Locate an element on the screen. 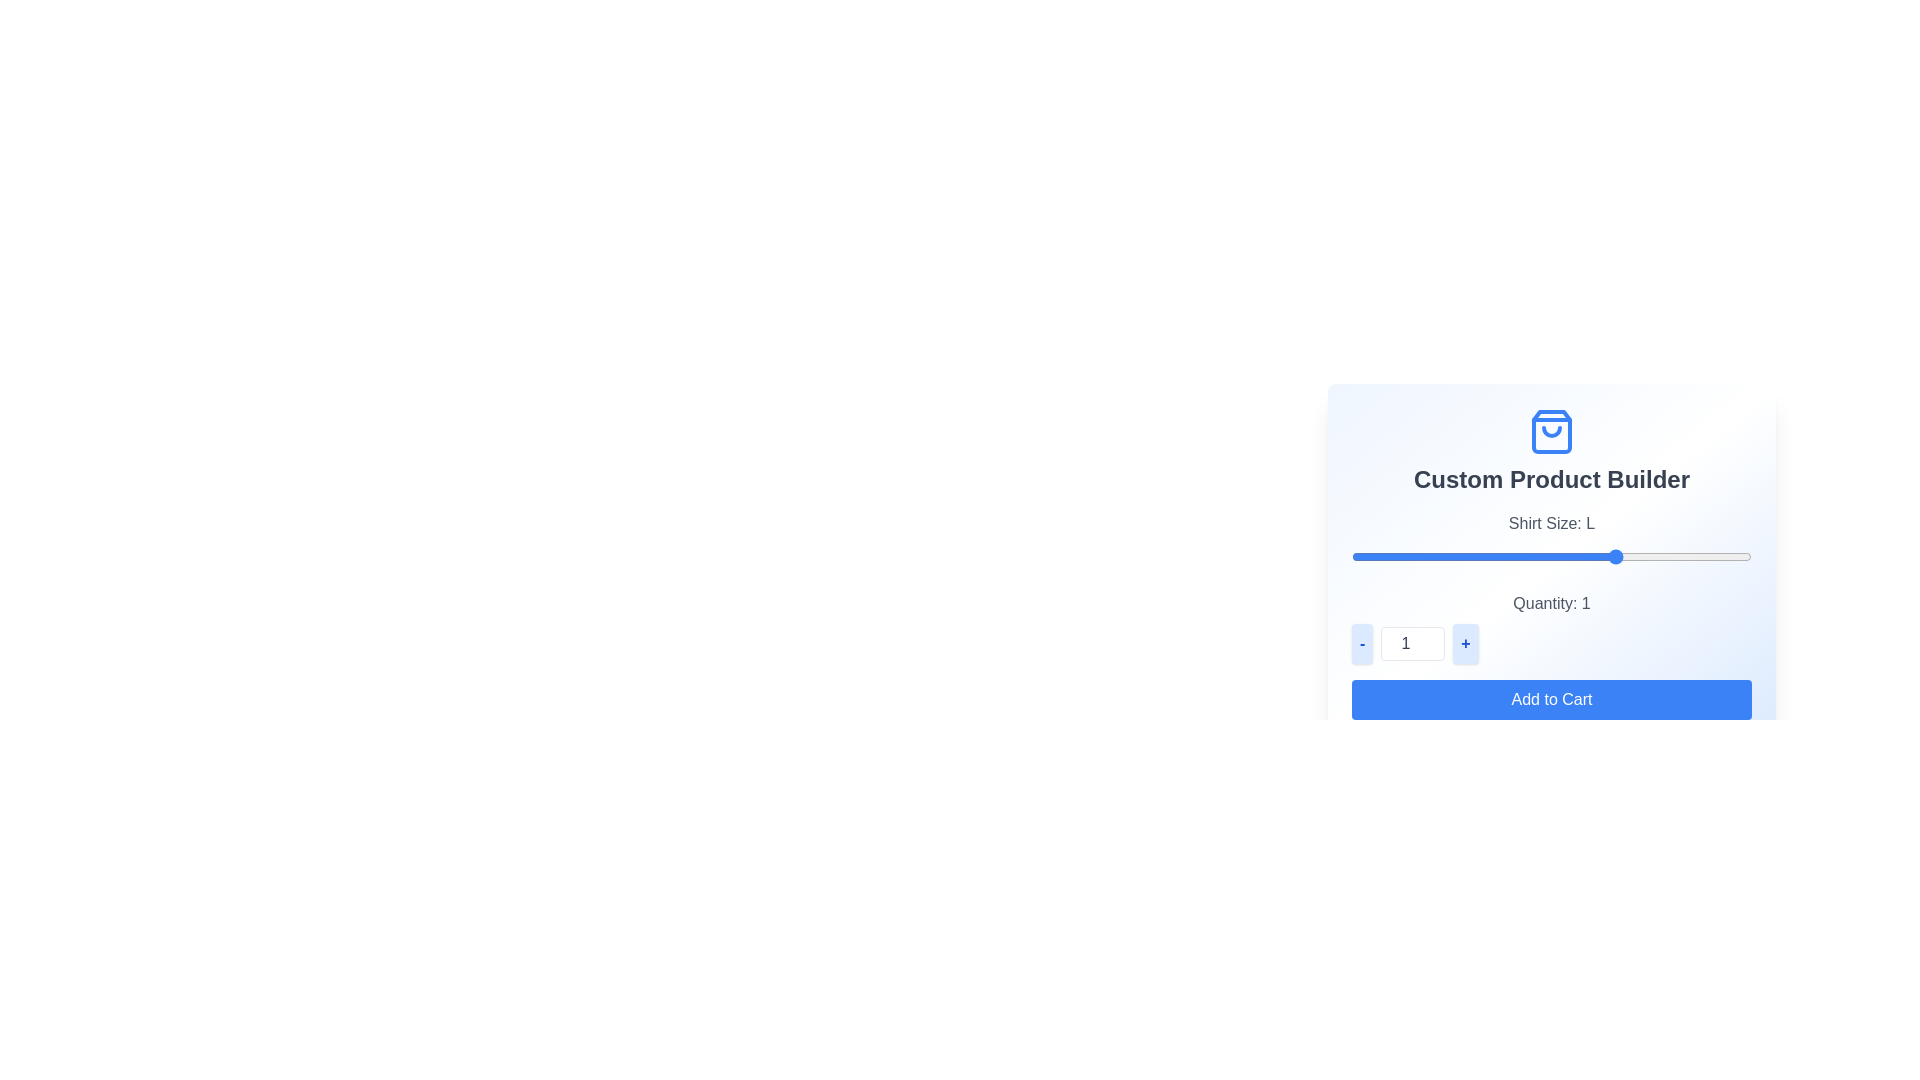 The image size is (1920, 1080). the slider is located at coordinates (1485, 556).